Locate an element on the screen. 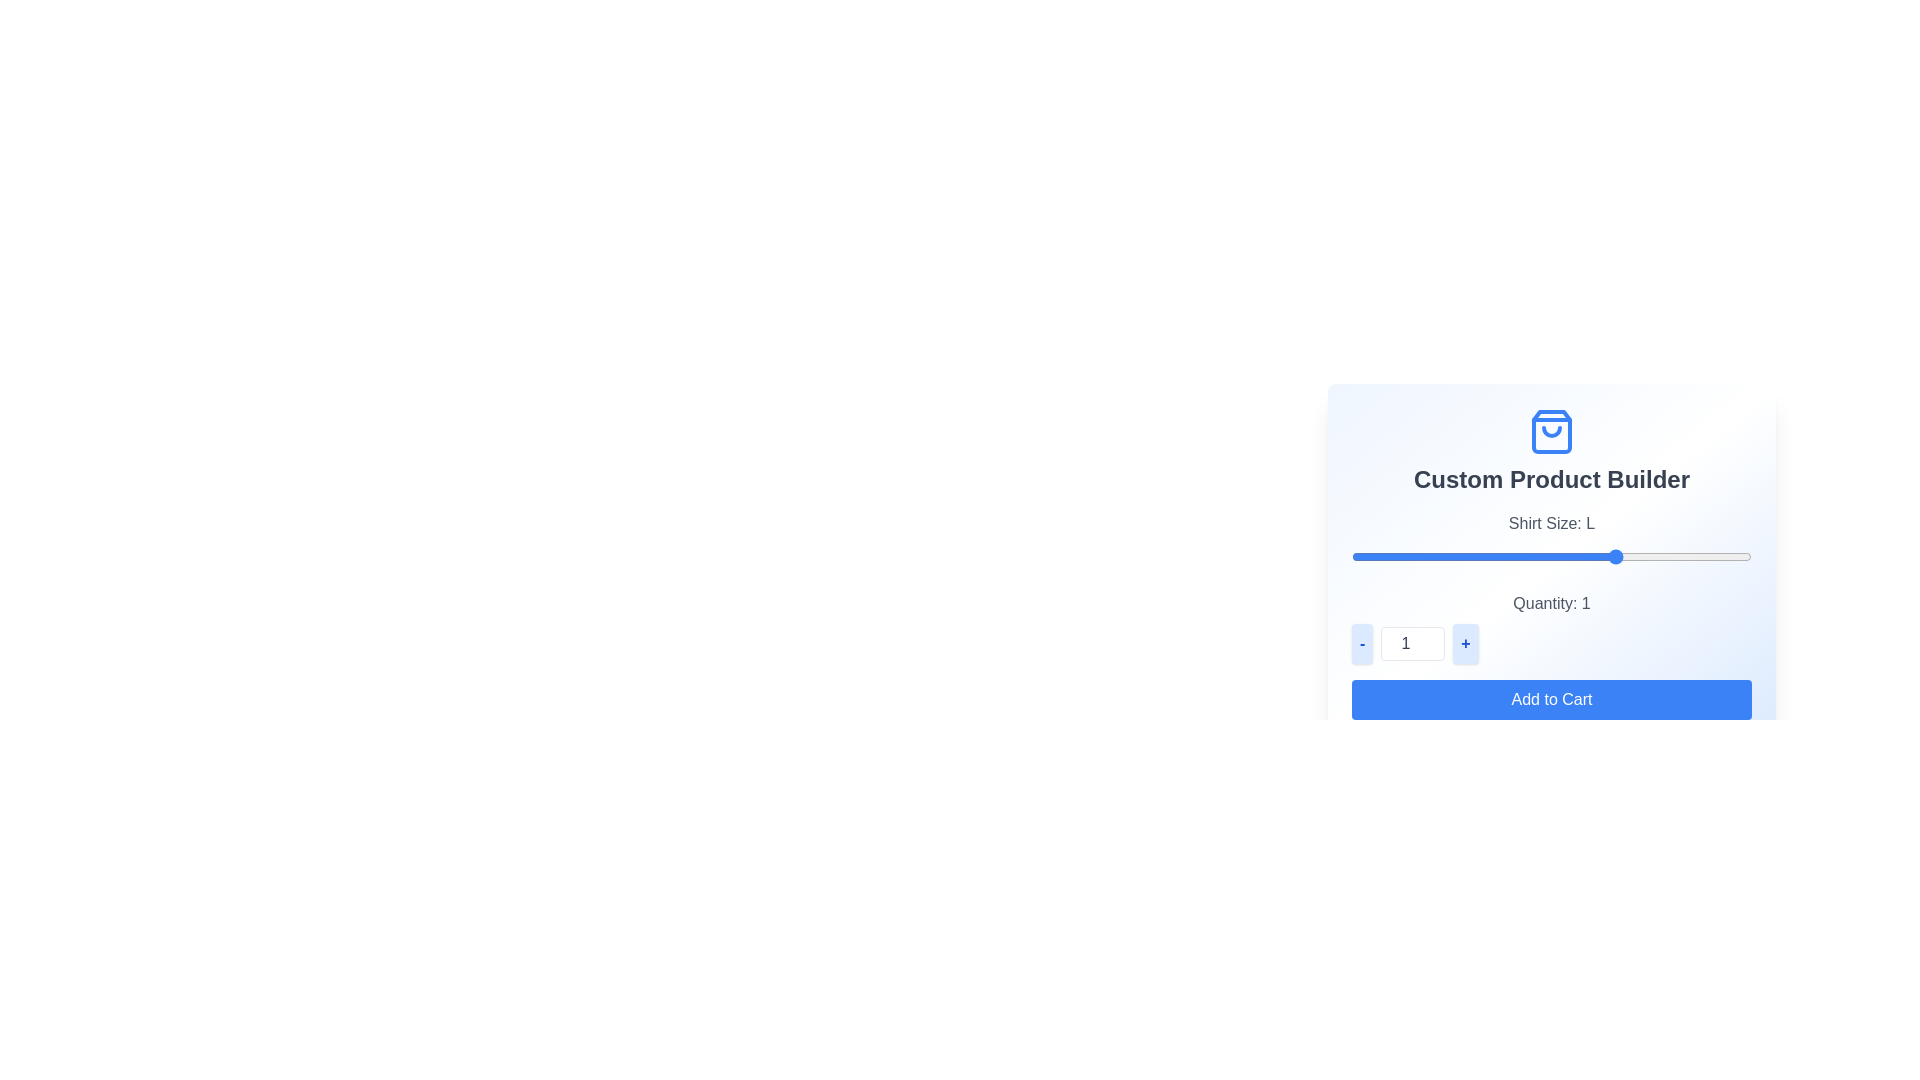 The image size is (1920, 1080). the slider is located at coordinates (1485, 556).